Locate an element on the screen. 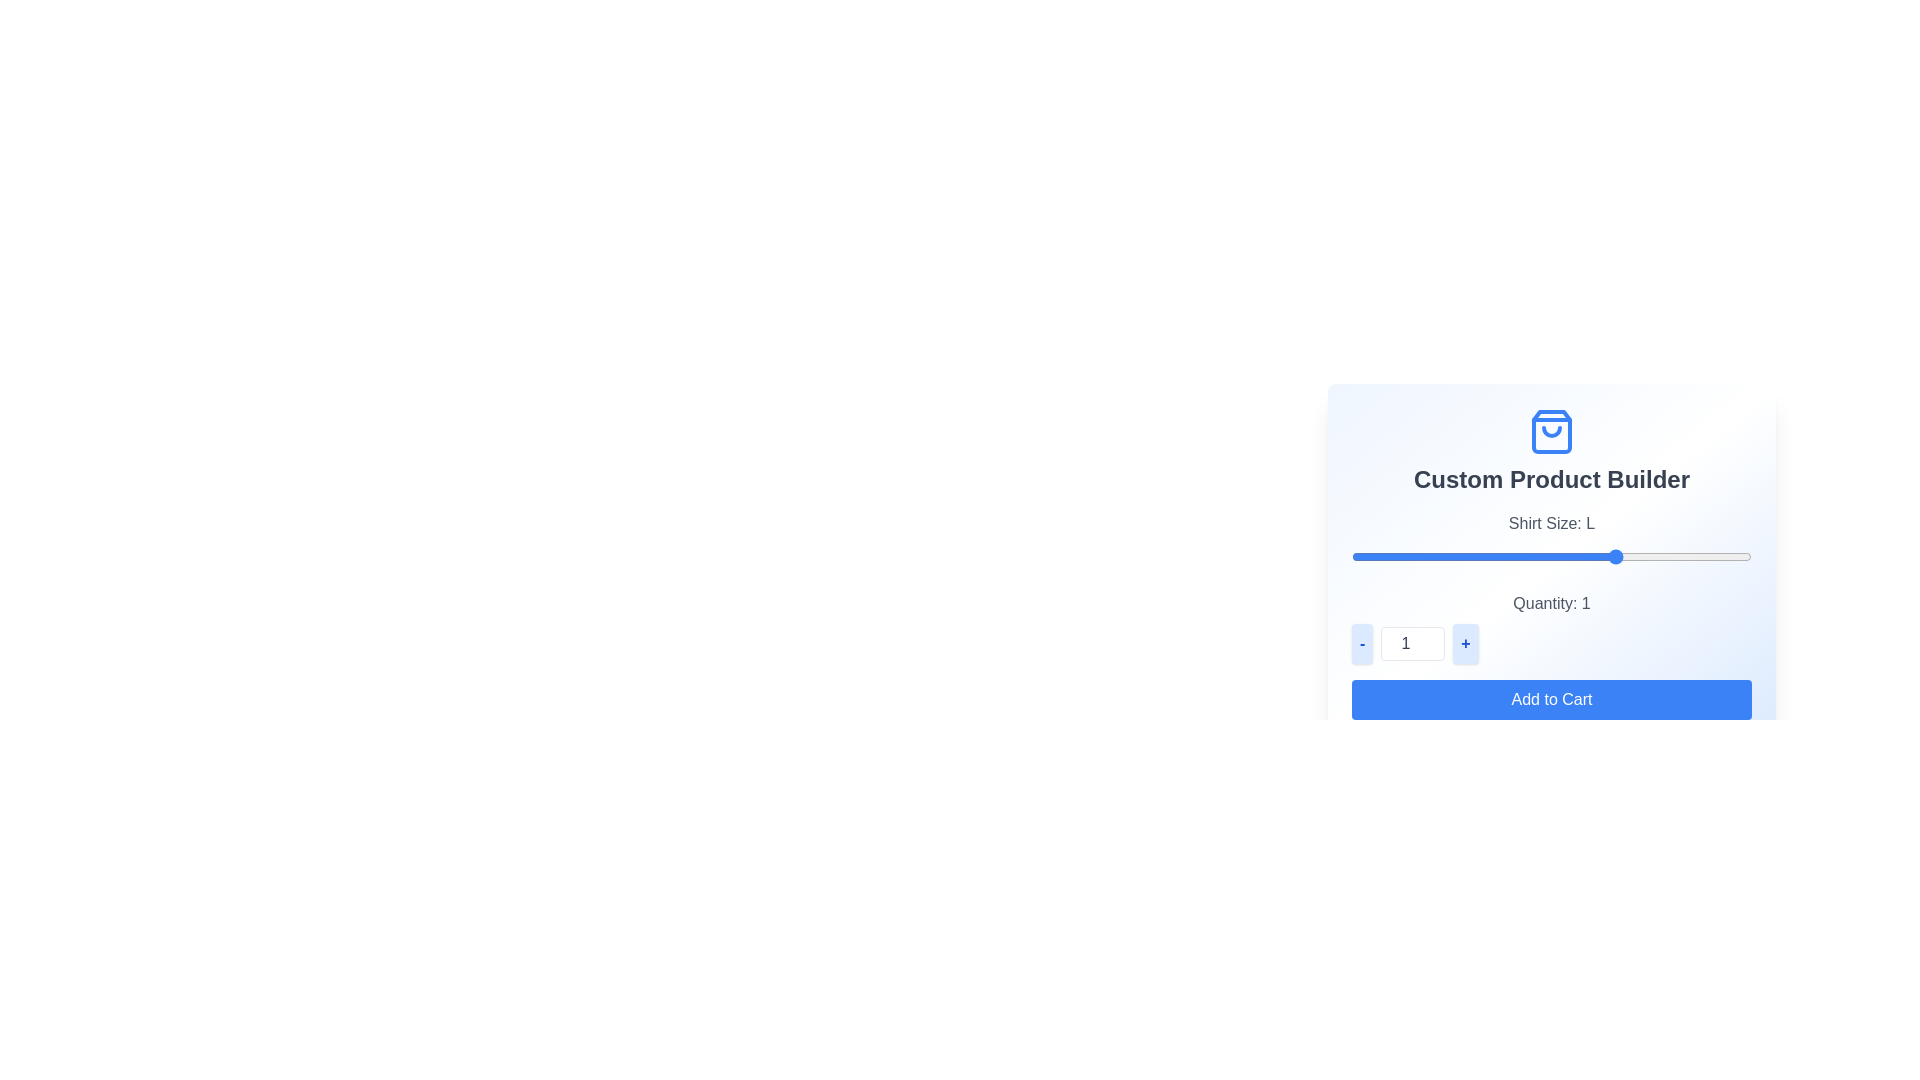 The image size is (1920, 1080). the slider is located at coordinates (1485, 556).